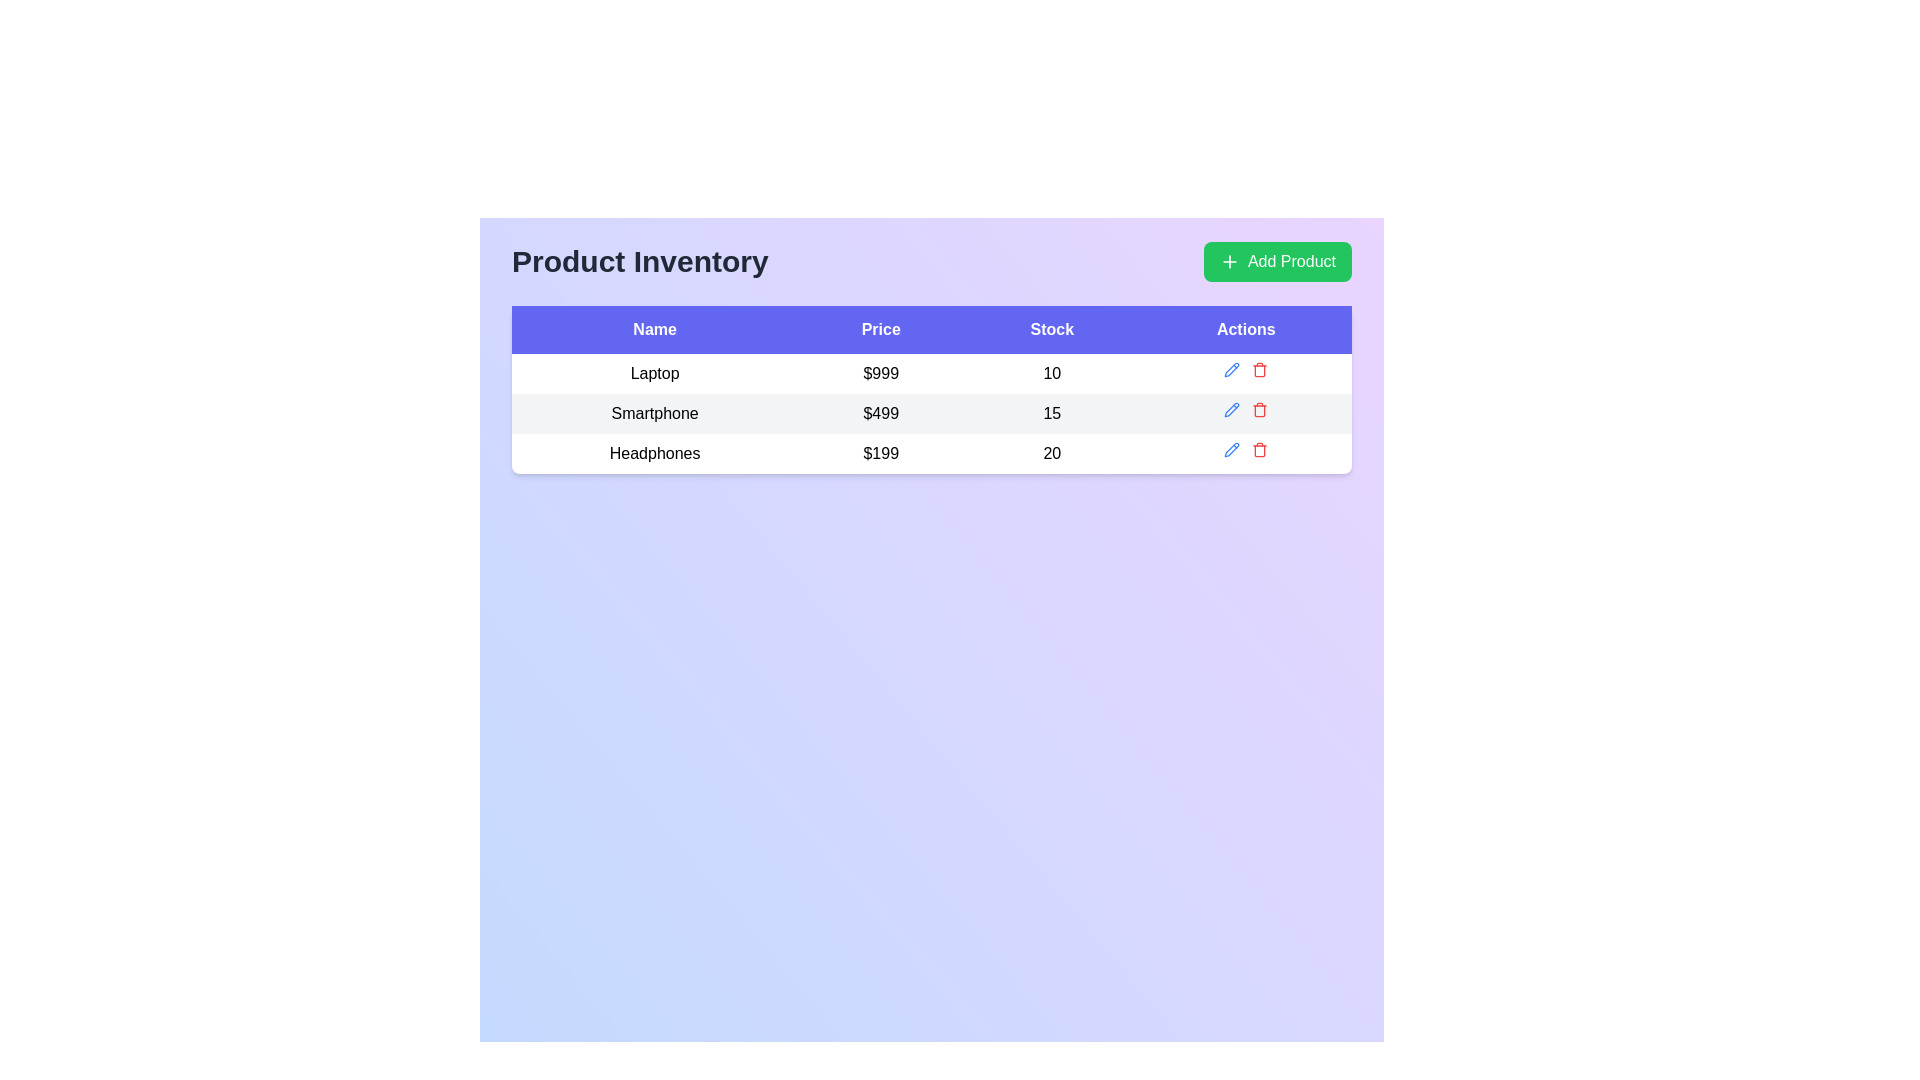  Describe the element at coordinates (1231, 450) in the screenshot. I see `the edit action icon located in the last row of the table within the 'Actions' column, which is positioned second from the left among its siblings` at that location.